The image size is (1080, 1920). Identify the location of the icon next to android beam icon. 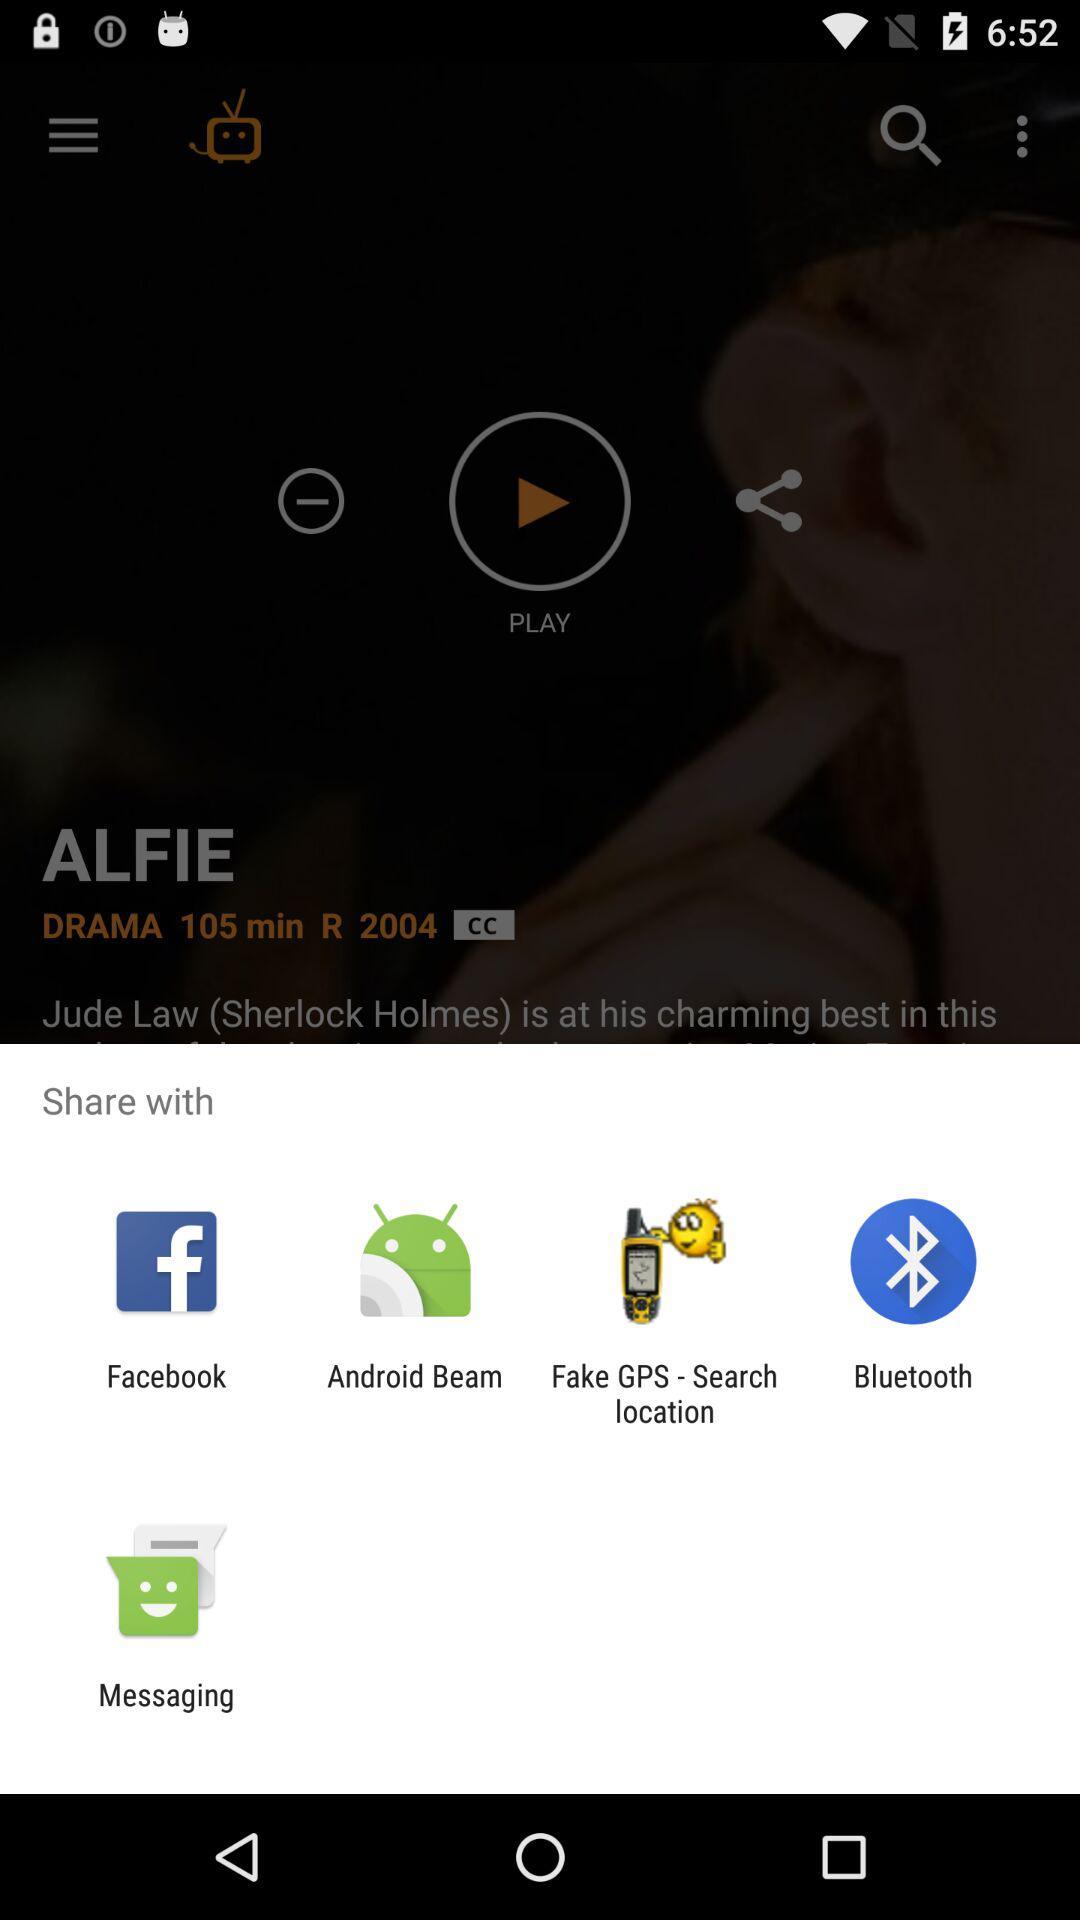
(664, 1392).